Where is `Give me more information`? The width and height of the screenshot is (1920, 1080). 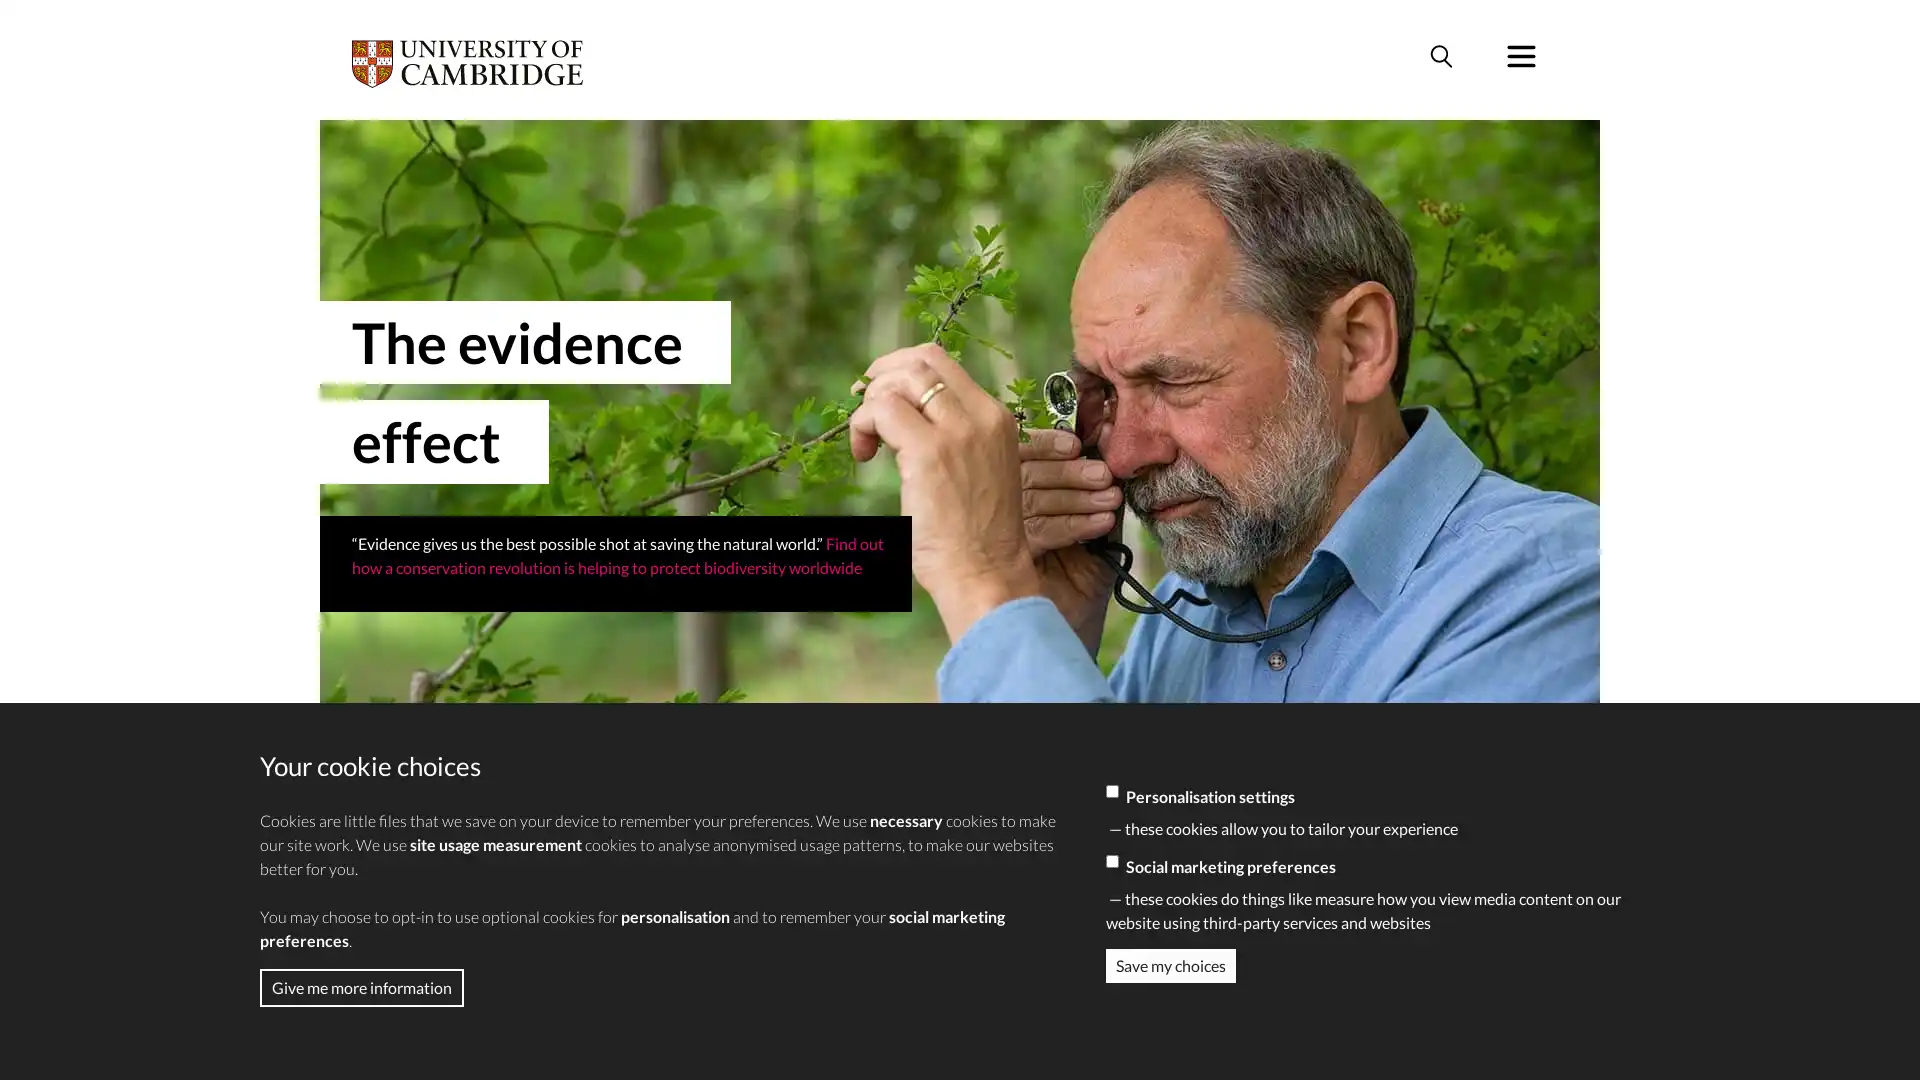
Give me more information is located at coordinates (360, 986).